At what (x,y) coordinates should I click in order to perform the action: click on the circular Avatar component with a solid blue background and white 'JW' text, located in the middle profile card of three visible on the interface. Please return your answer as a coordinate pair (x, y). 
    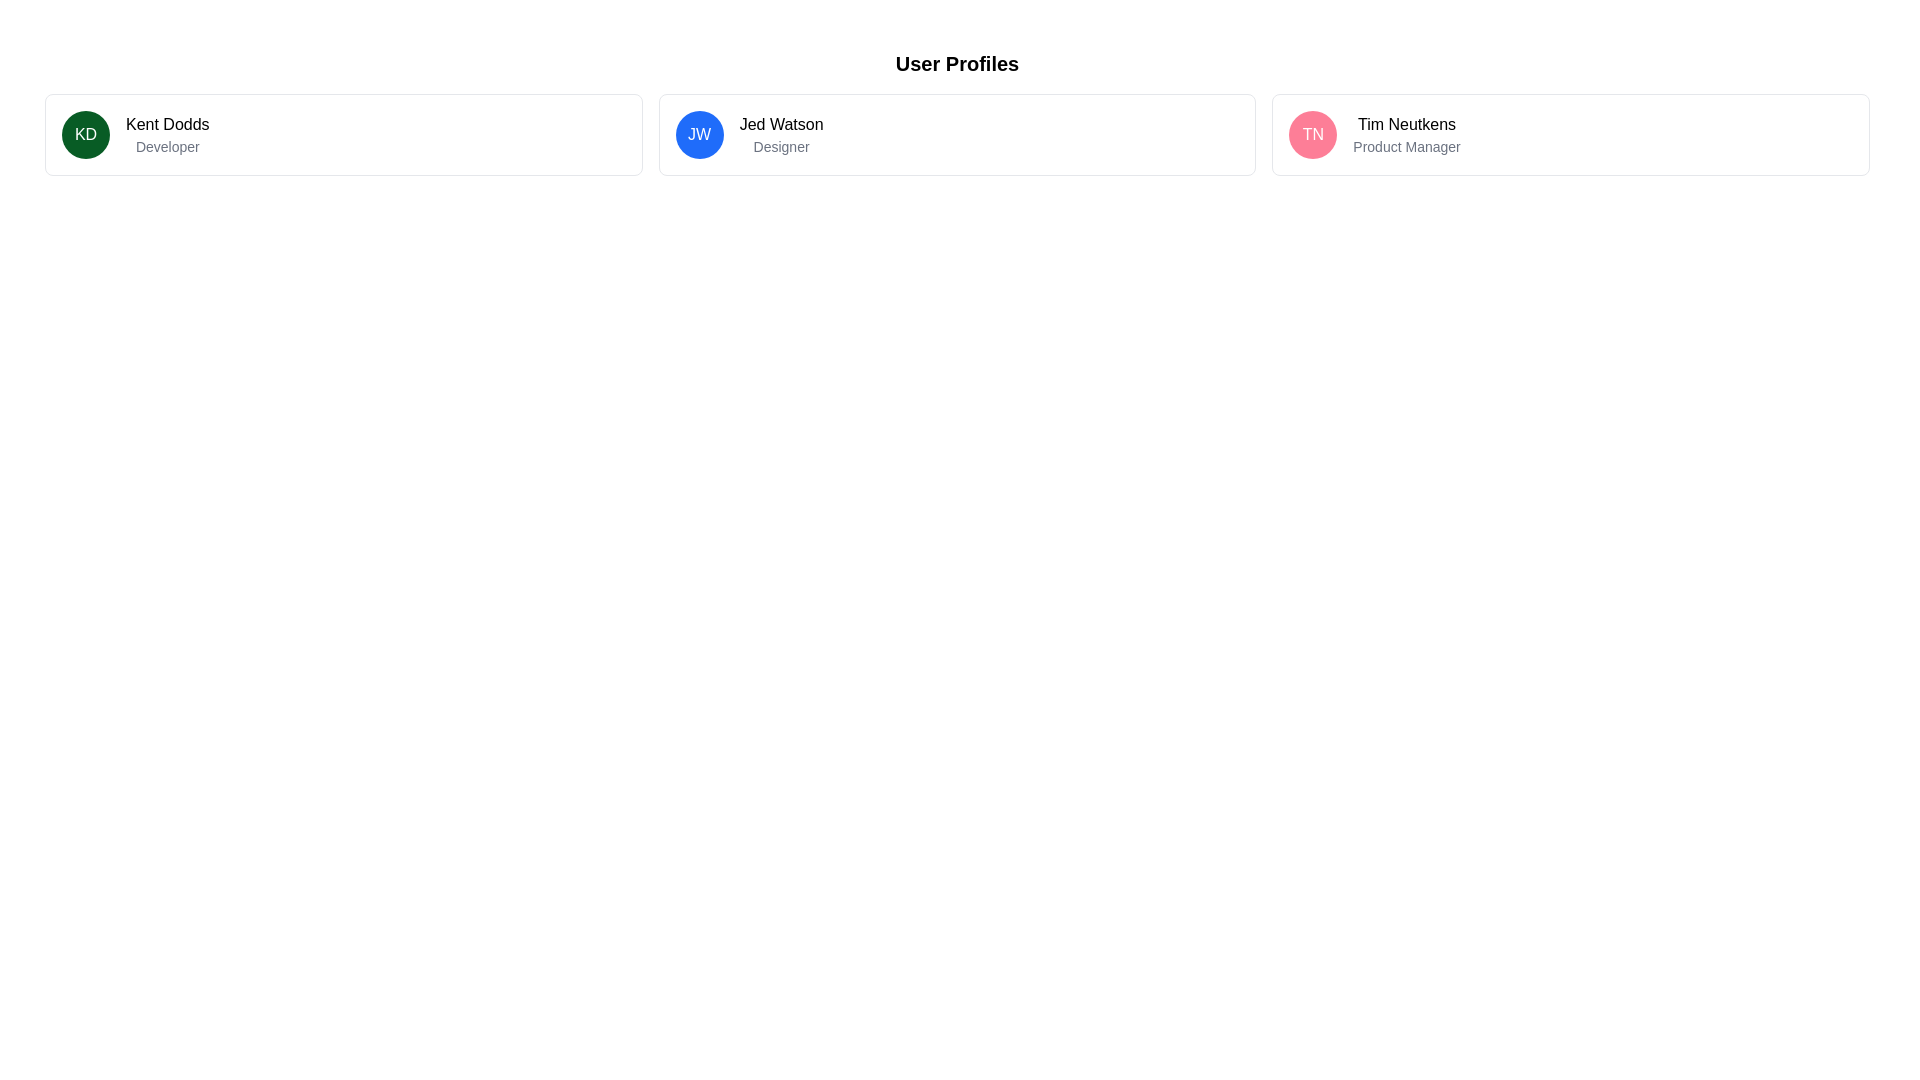
    Looking at the image, I should click on (699, 135).